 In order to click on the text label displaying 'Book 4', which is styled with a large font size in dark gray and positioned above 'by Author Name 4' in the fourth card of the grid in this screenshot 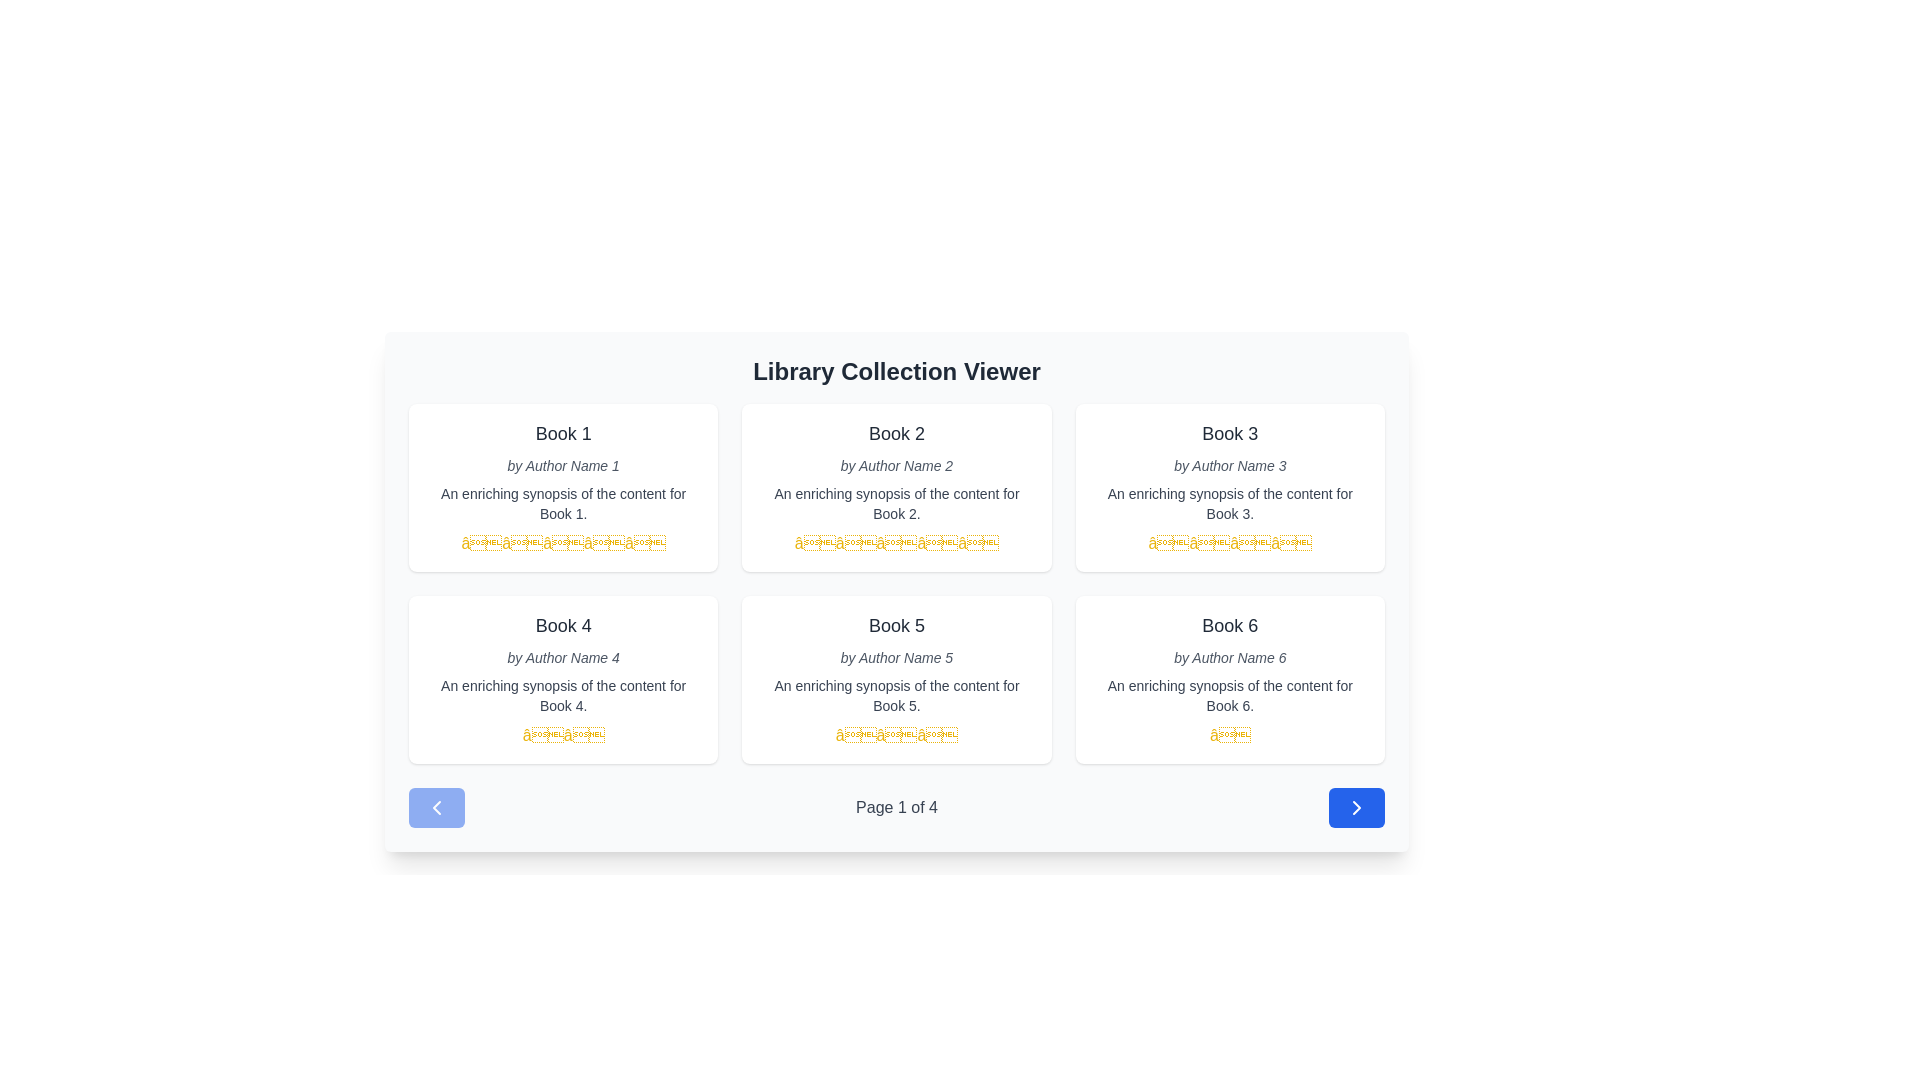, I will do `click(562, 624)`.